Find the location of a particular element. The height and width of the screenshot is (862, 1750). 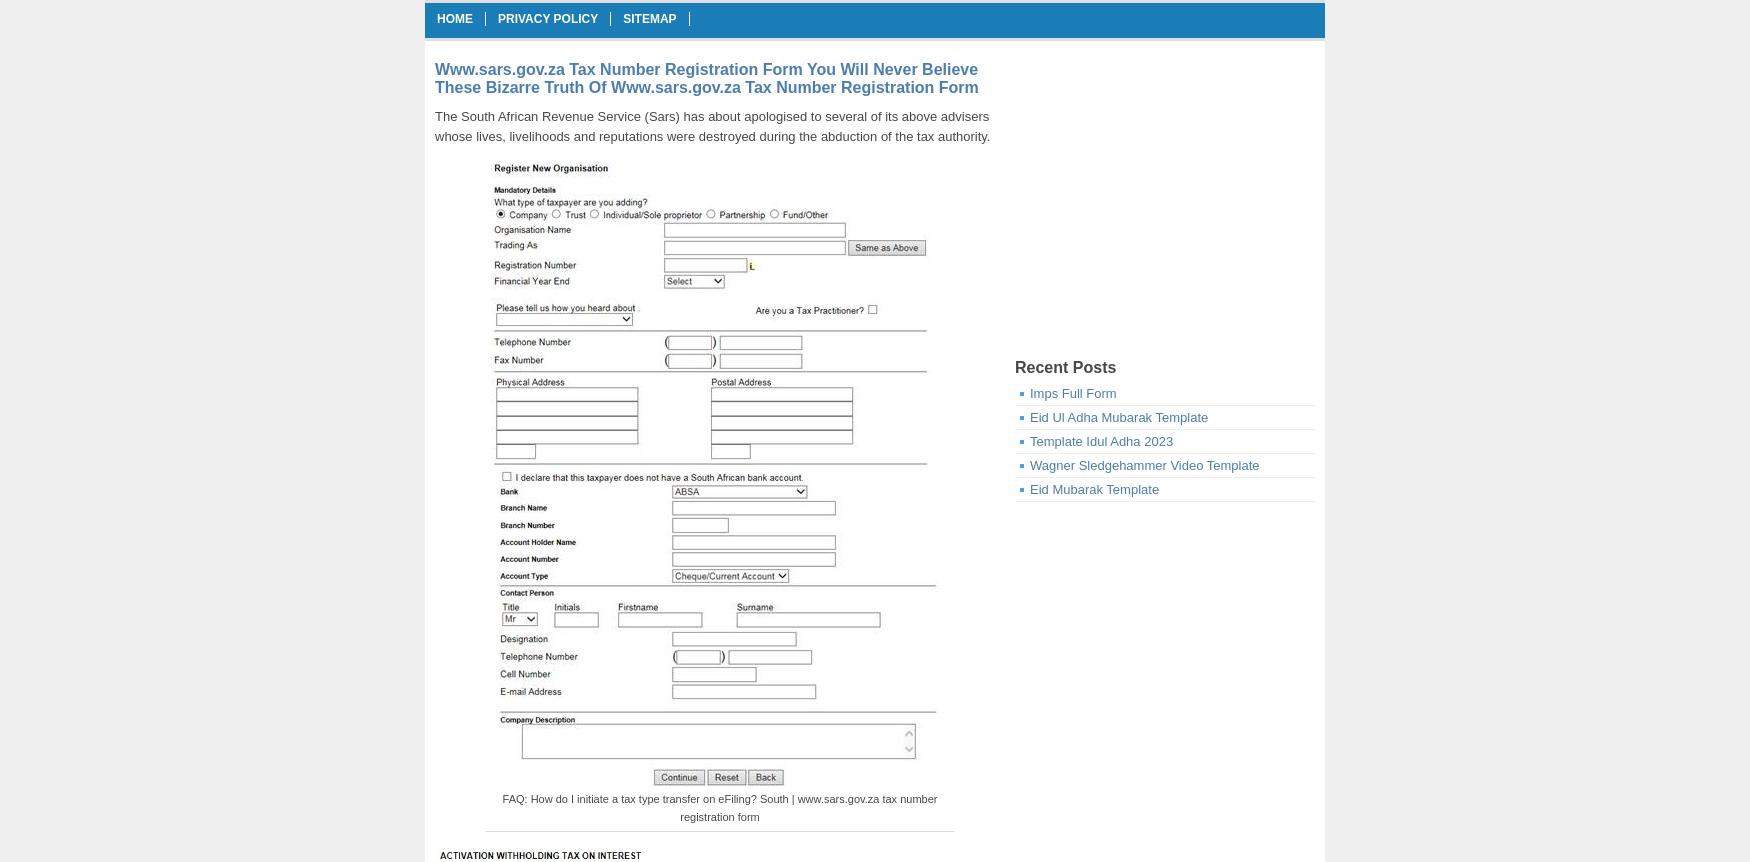

'Wagner Sledgehammer Video Template' is located at coordinates (1029, 465).